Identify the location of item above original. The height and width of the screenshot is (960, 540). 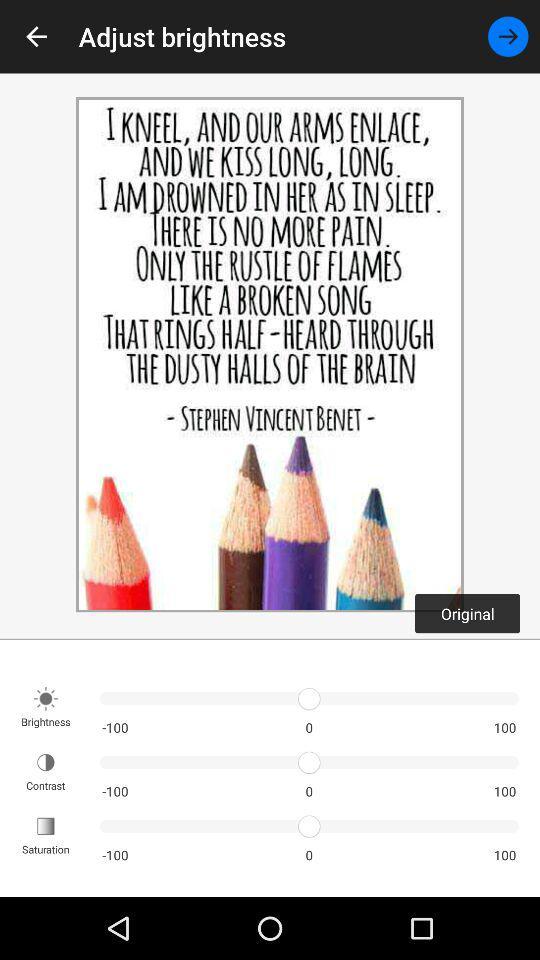
(508, 35).